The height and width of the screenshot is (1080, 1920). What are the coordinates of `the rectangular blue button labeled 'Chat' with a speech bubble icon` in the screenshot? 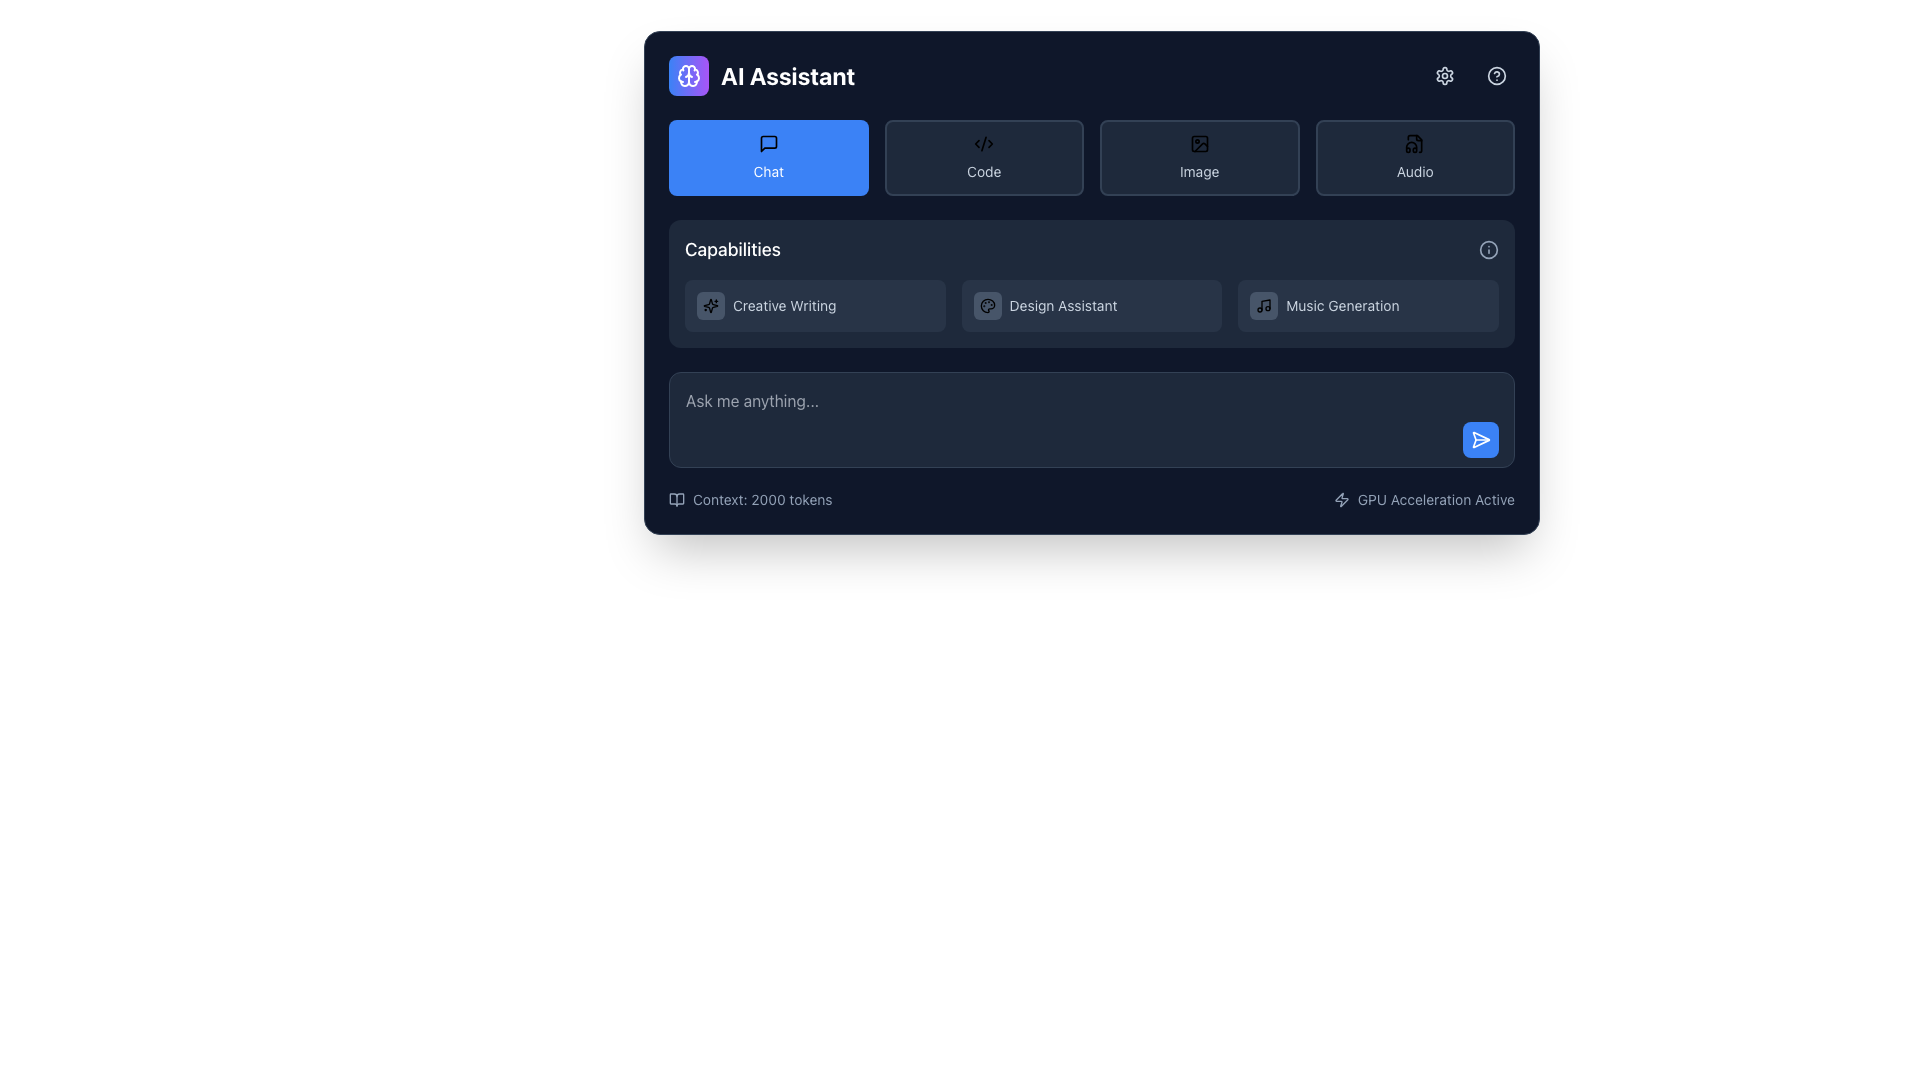 It's located at (767, 157).